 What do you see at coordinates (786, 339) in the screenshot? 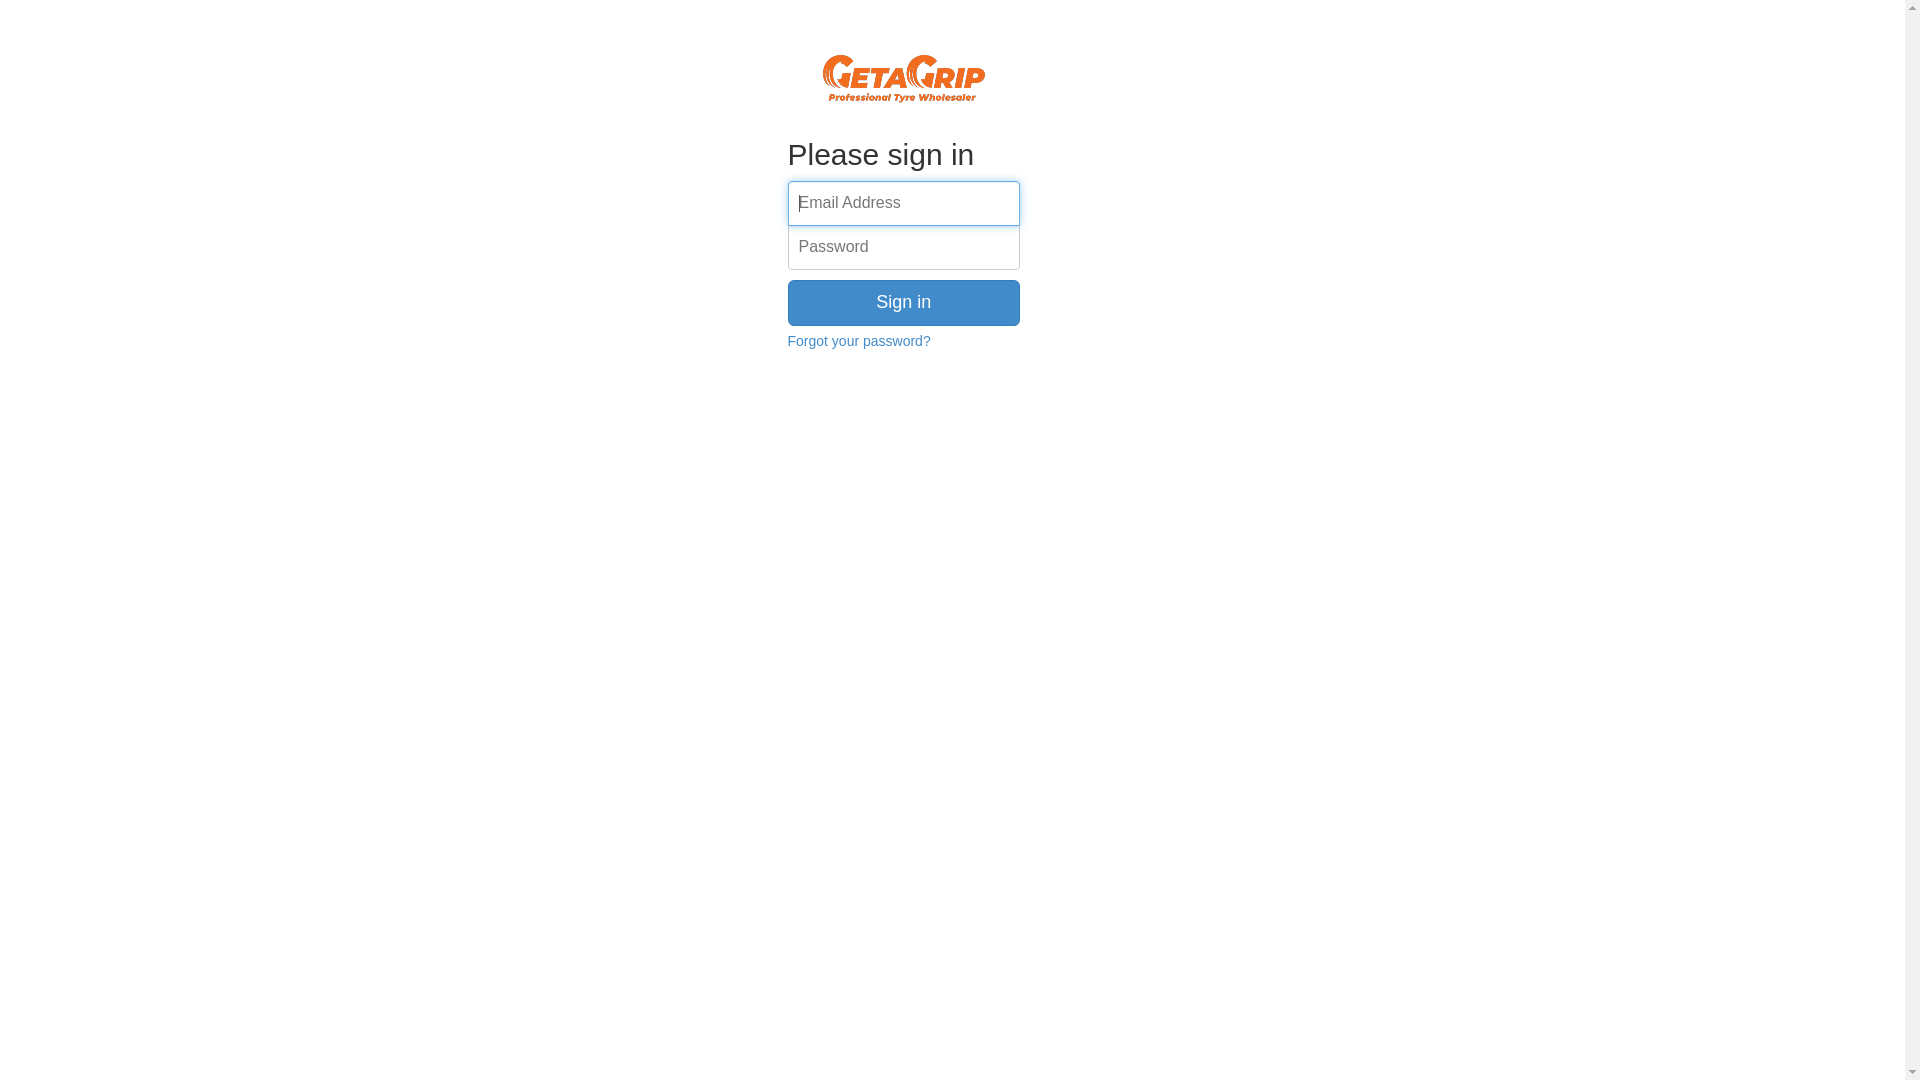
I see `'Forgot your password?'` at bounding box center [786, 339].